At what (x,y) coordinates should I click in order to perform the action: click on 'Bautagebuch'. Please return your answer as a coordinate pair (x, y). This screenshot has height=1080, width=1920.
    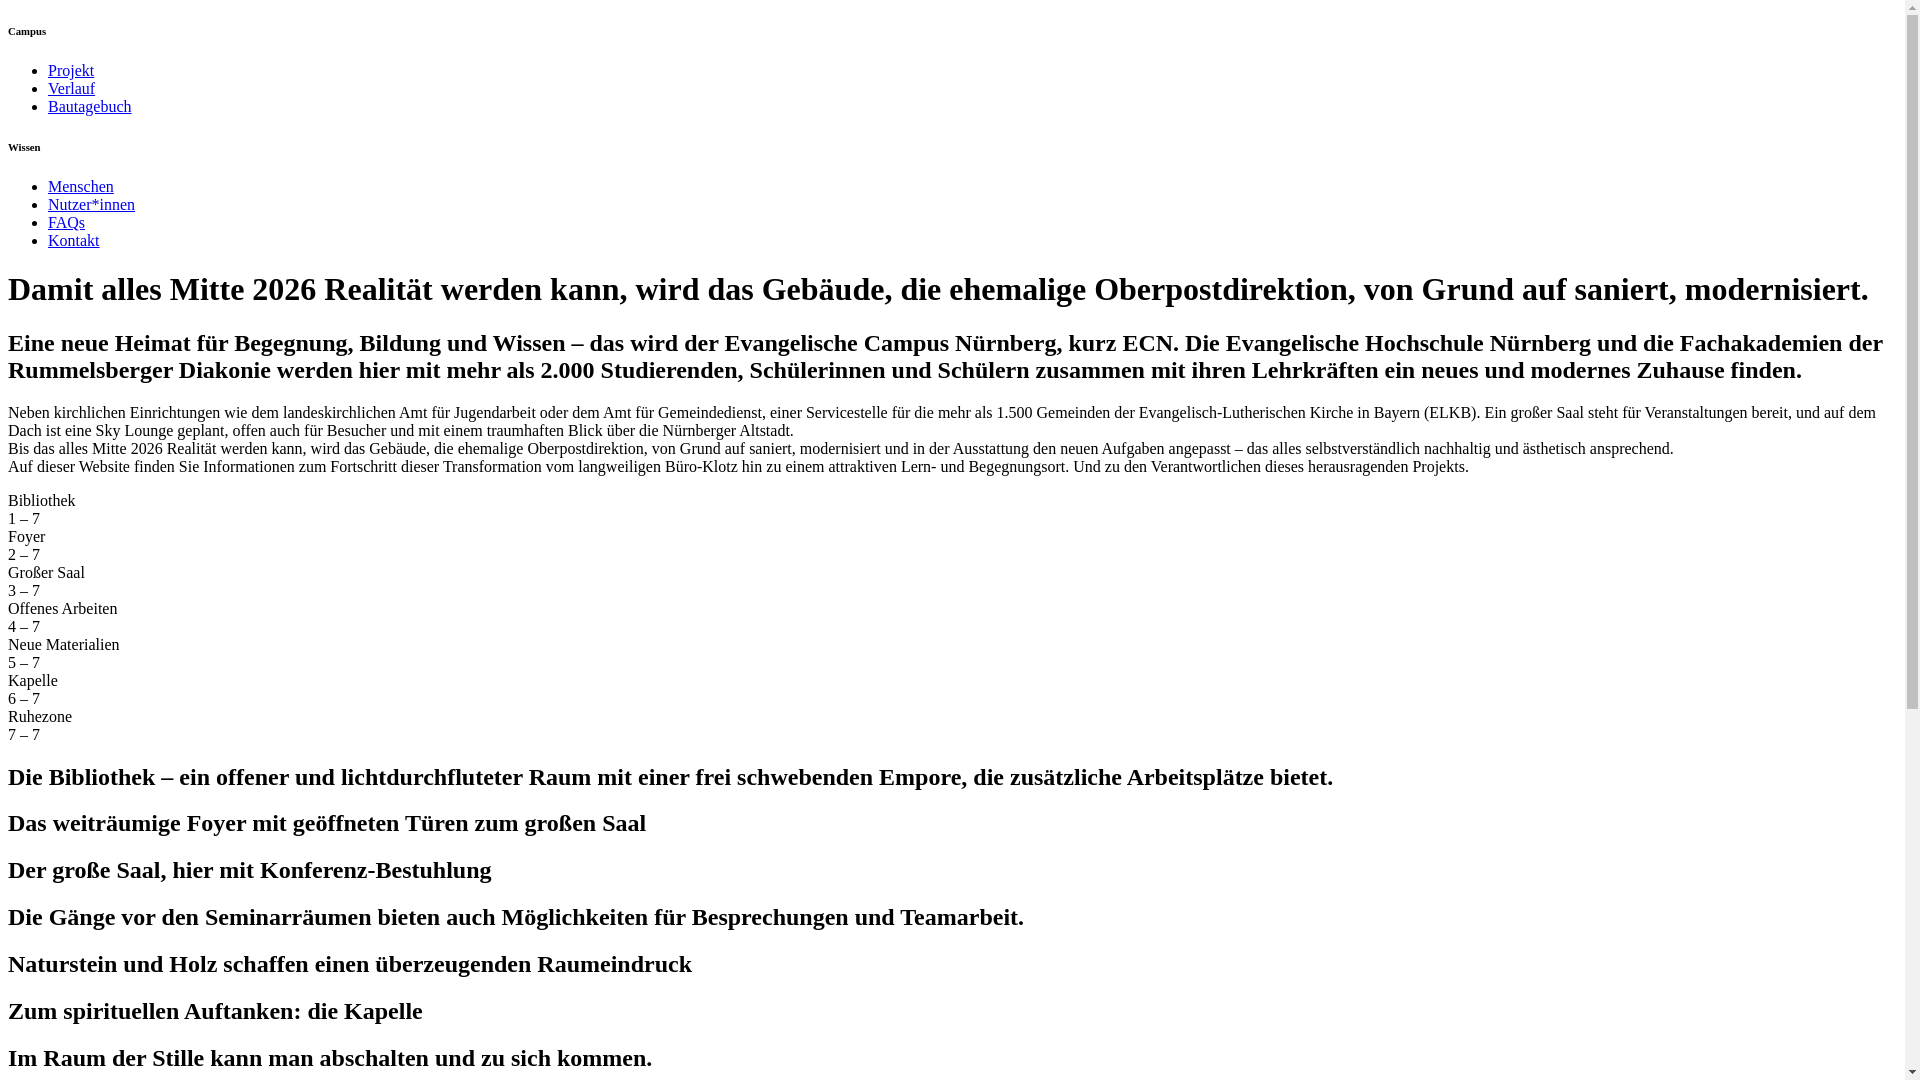
    Looking at the image, I should click on (89, 106).